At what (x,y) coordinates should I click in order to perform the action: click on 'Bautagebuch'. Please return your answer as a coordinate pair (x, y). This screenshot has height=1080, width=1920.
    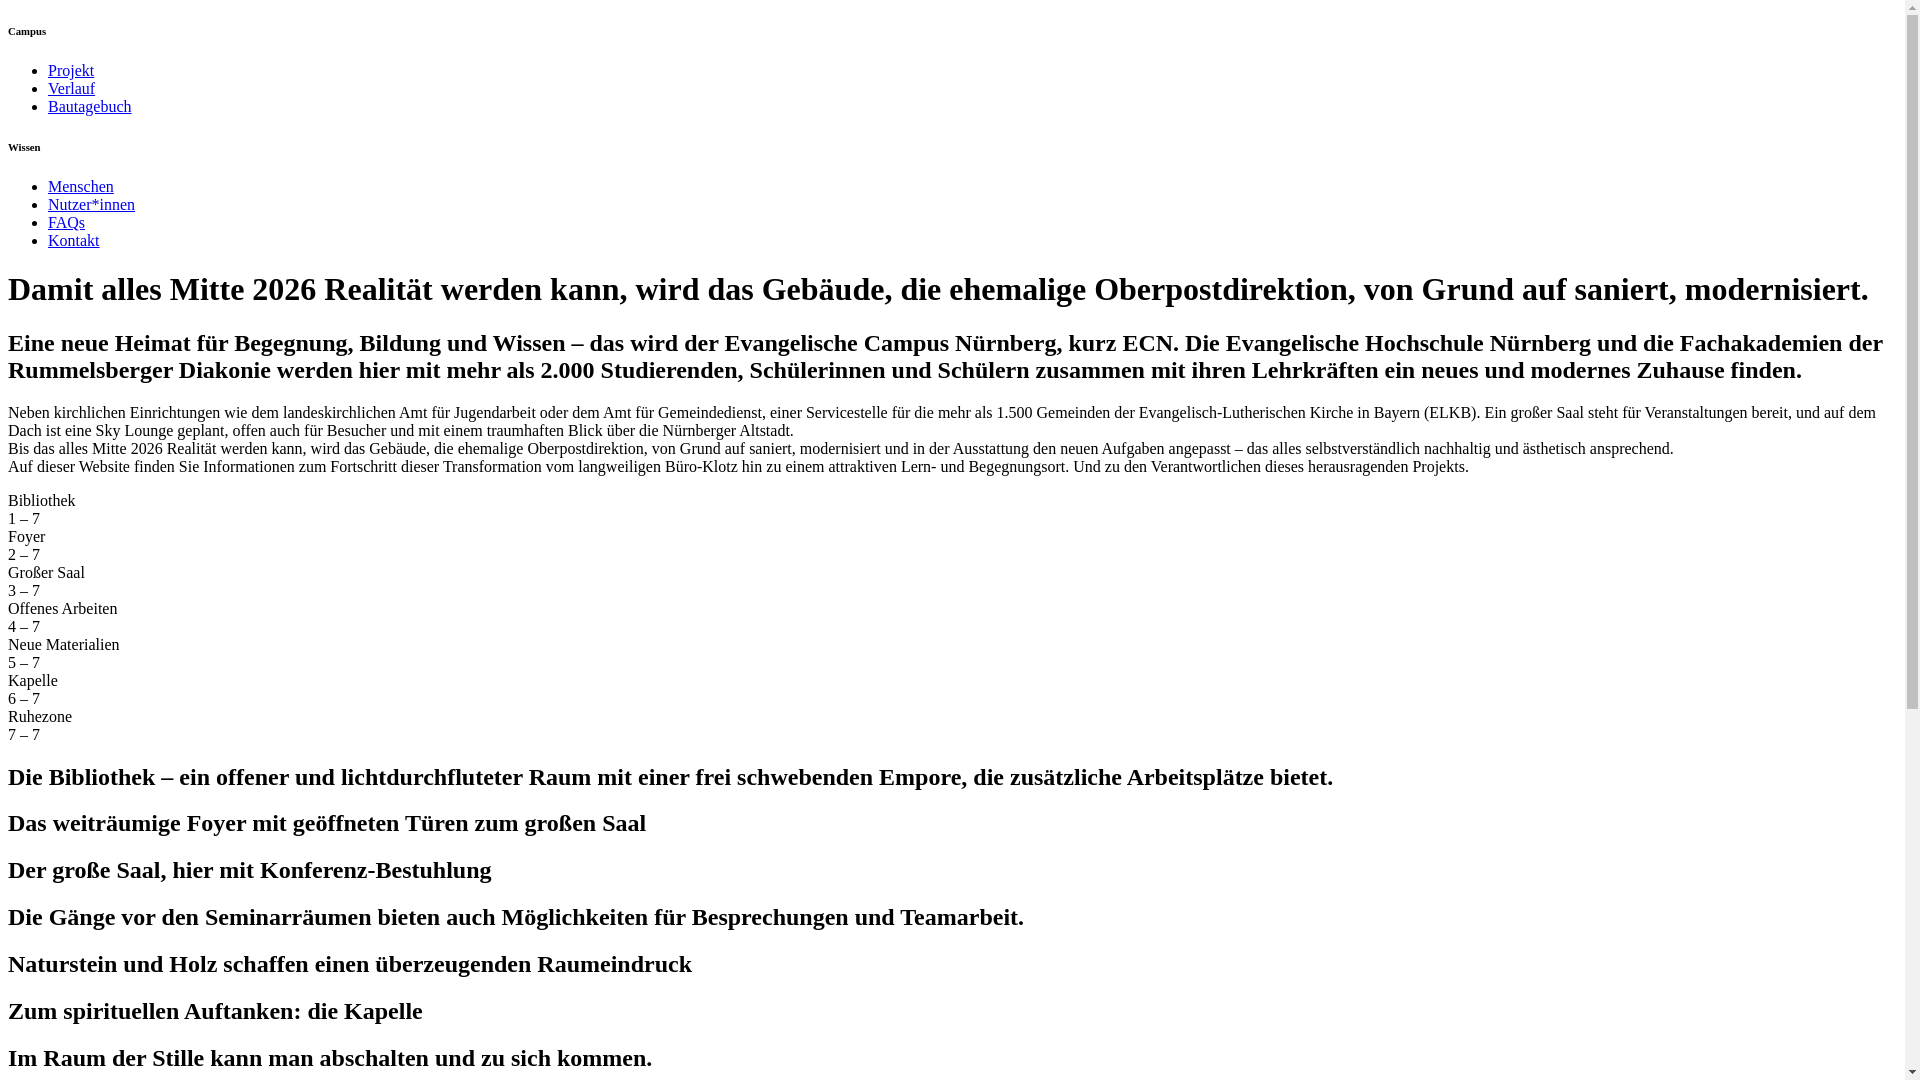
    Looking at the image, I should click on (89, 106).